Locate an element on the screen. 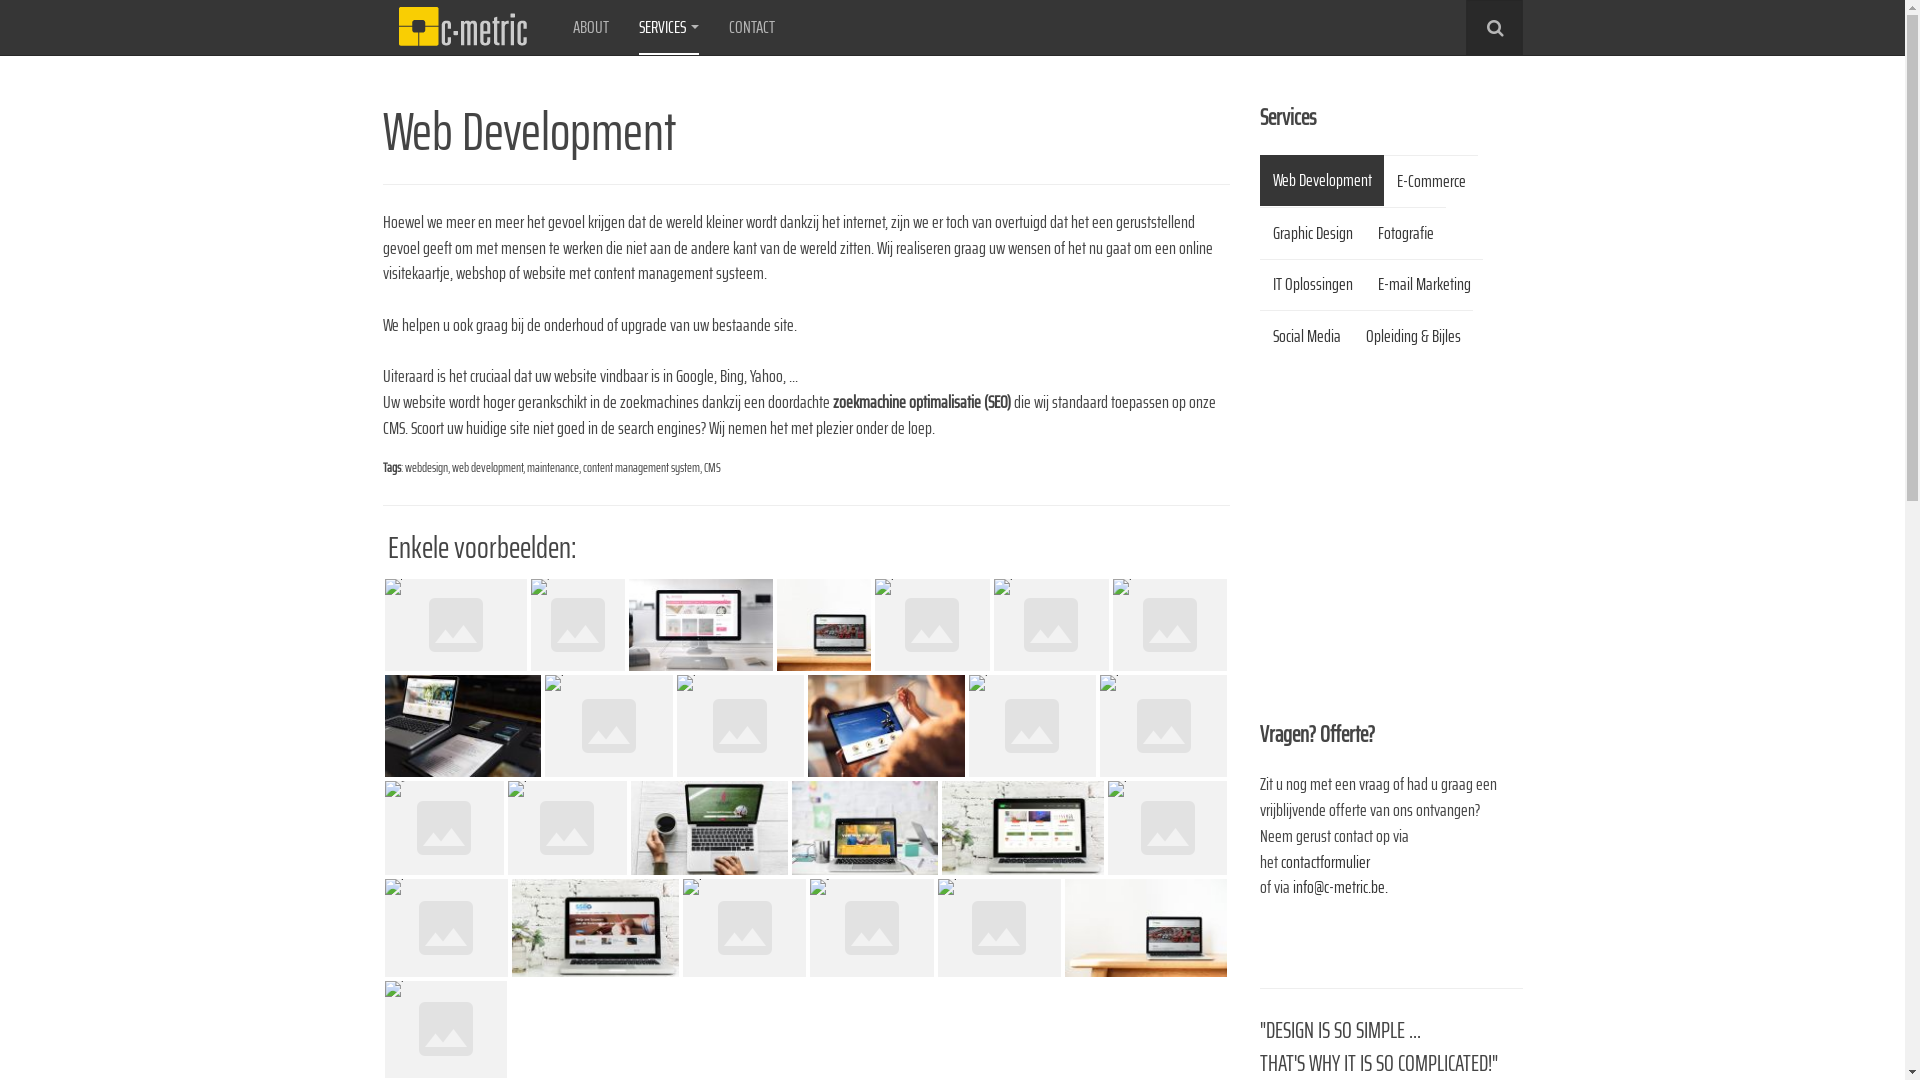  'info@c-metric.be.' is located at coordinates (1340, 886).